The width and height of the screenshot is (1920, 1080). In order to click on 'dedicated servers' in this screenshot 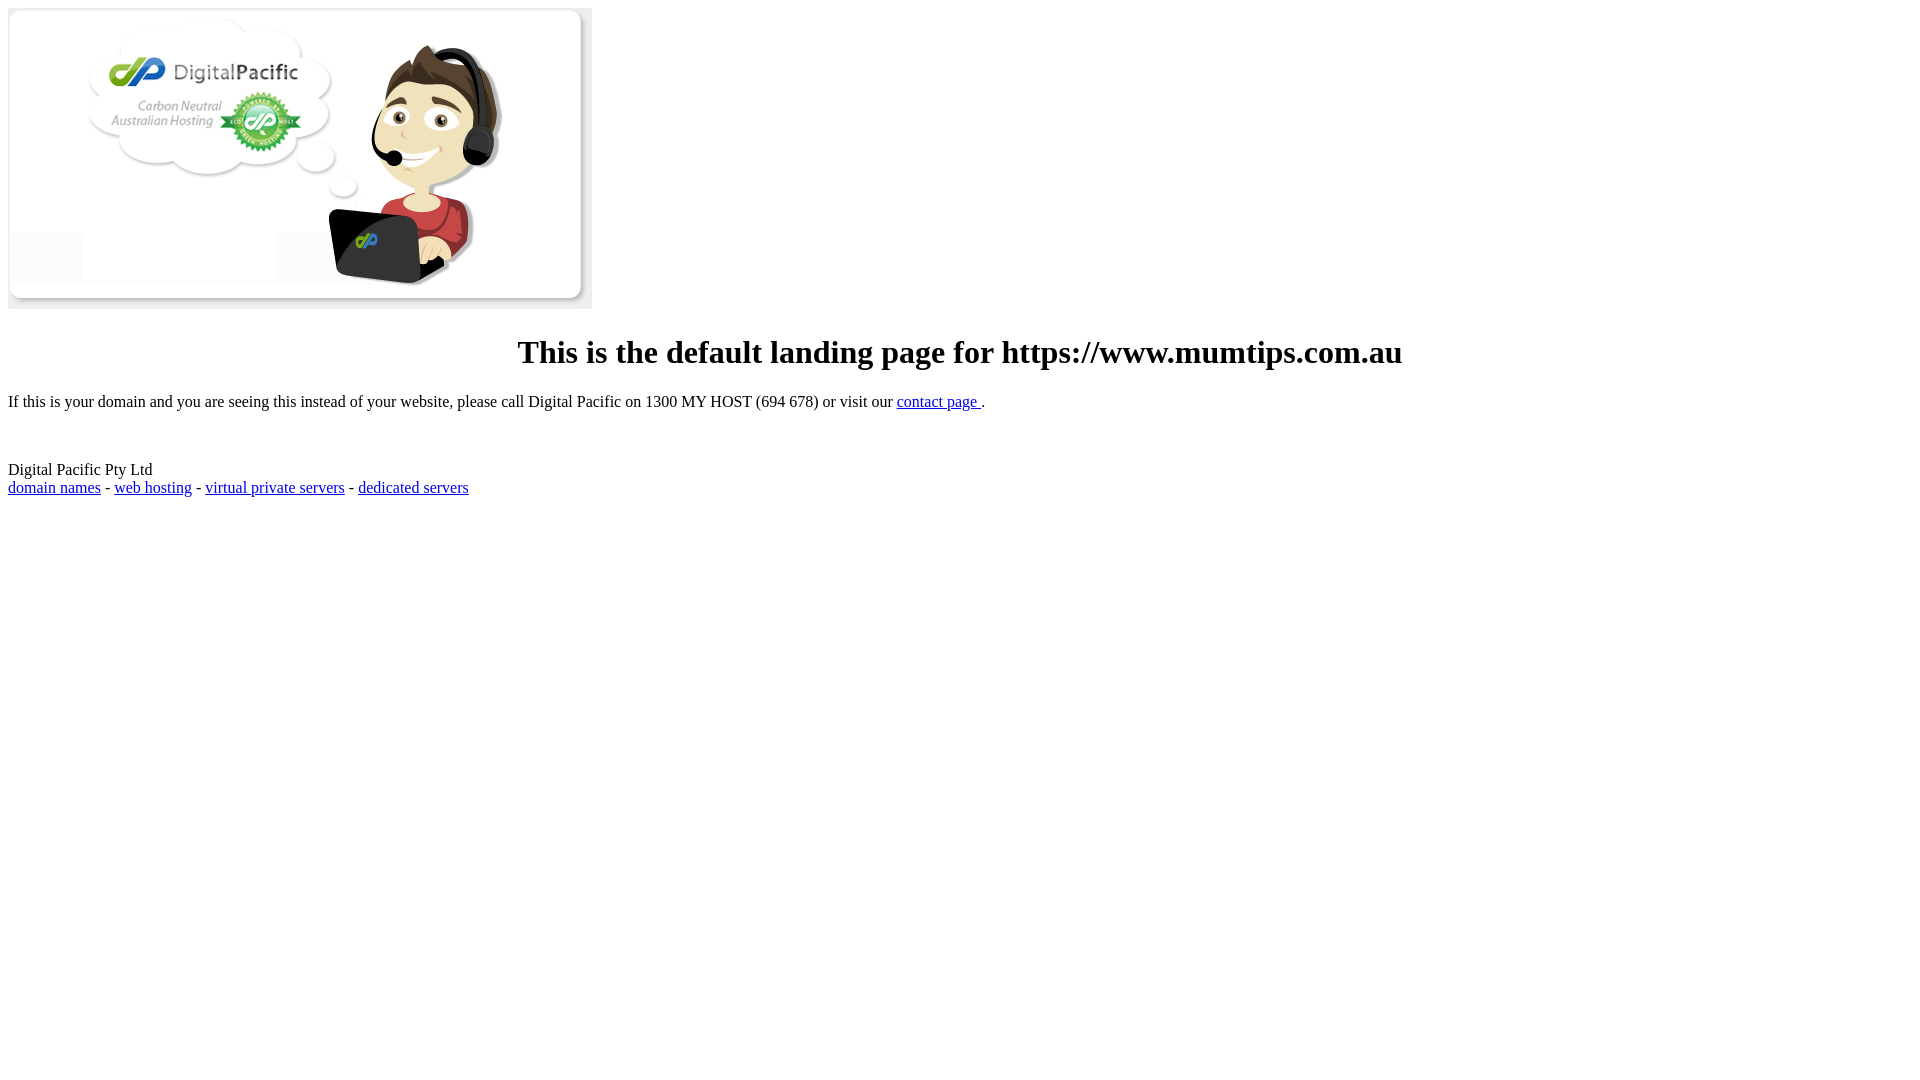, I will do `click(358, 487)`.